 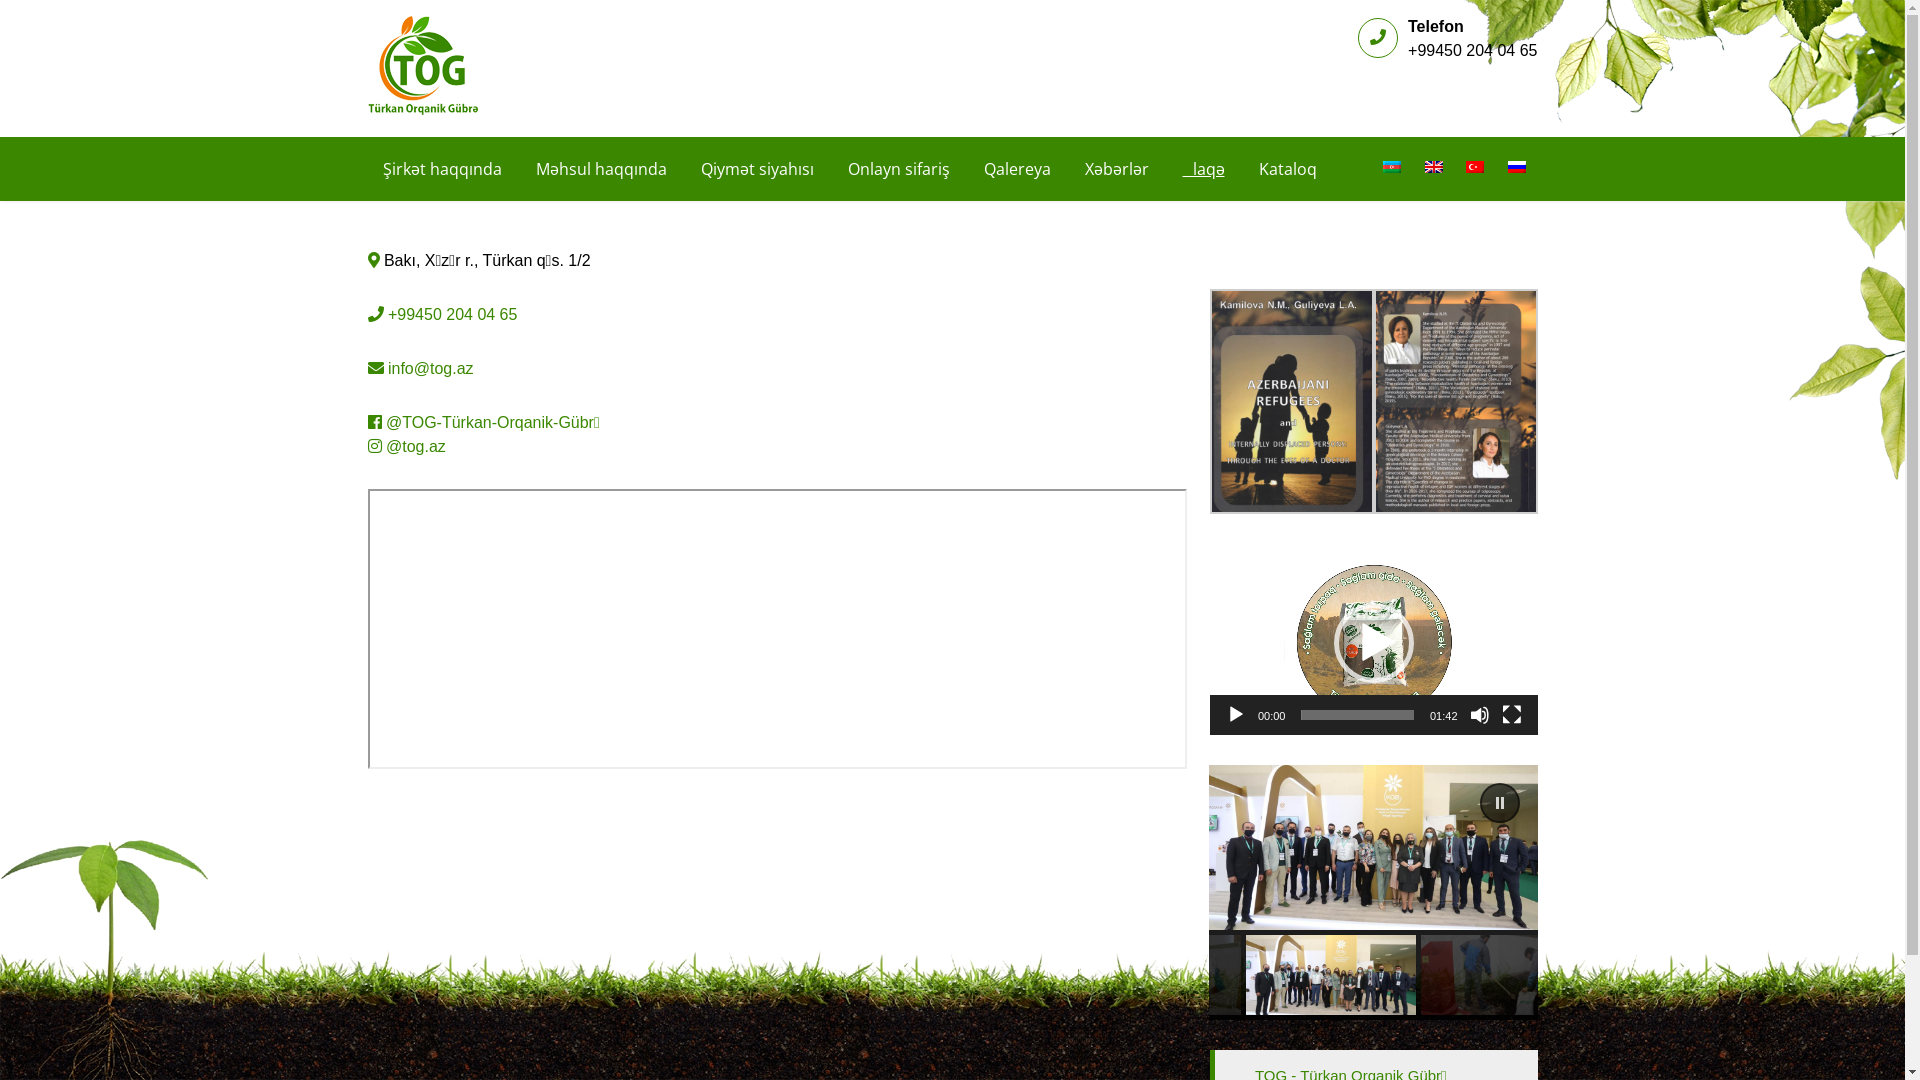 What do you see at coordinates (1512, 713) in the screenshot?
I see `'Fullscreen'` at bounding box center [1512, 713].